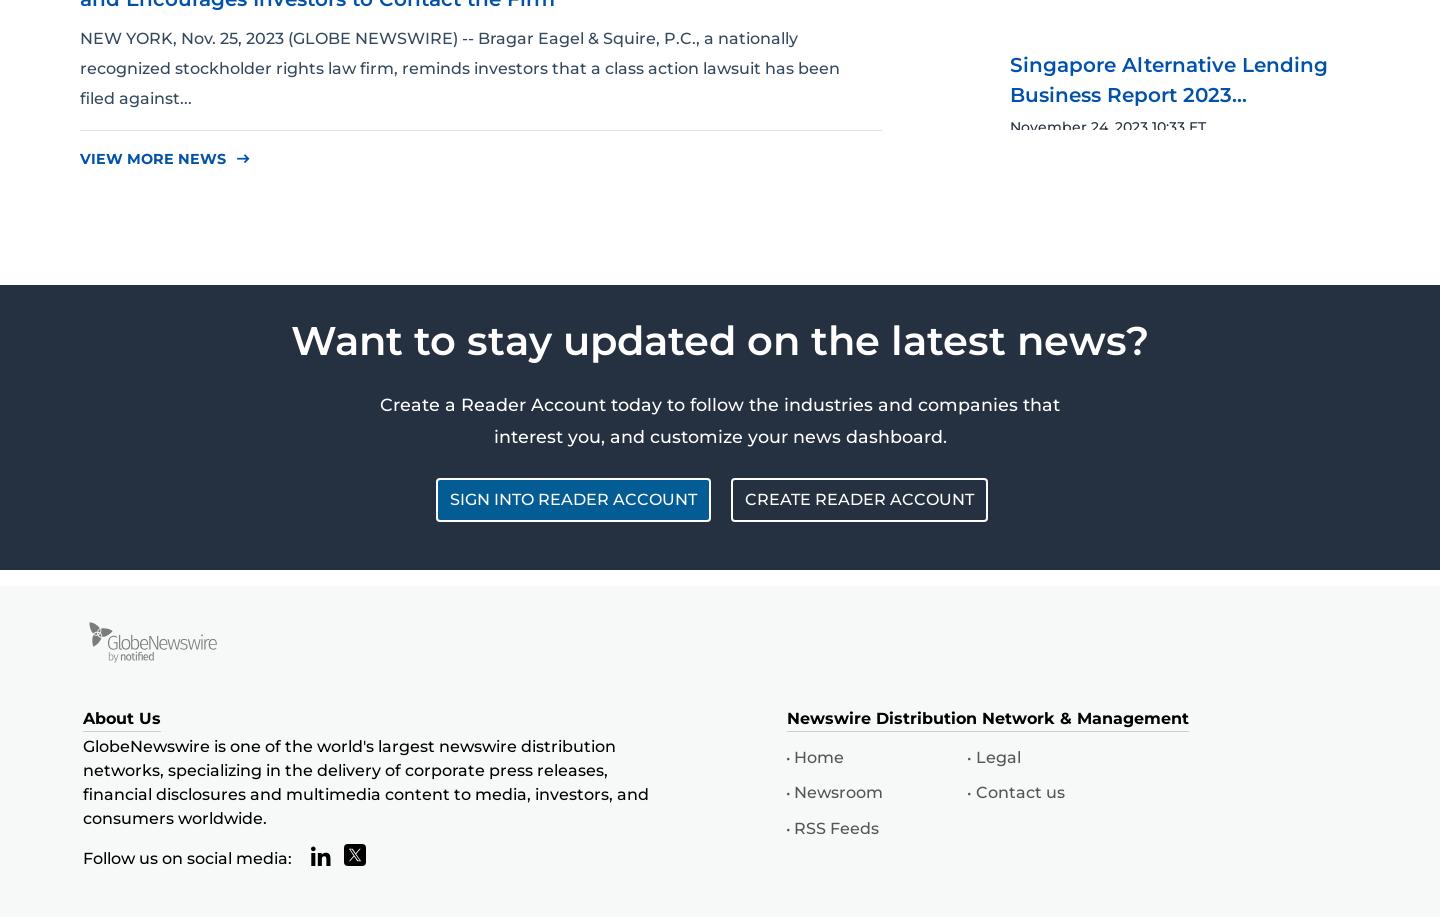 The height and width of the screenshot is (917, 1440). What do you see at coordinates (720, 419) in the screenshot?
I see `'Create a Reader Account today to follow the industries and companies that interest you, and customize your news dashboard.'` at bounding box center [720, 419].